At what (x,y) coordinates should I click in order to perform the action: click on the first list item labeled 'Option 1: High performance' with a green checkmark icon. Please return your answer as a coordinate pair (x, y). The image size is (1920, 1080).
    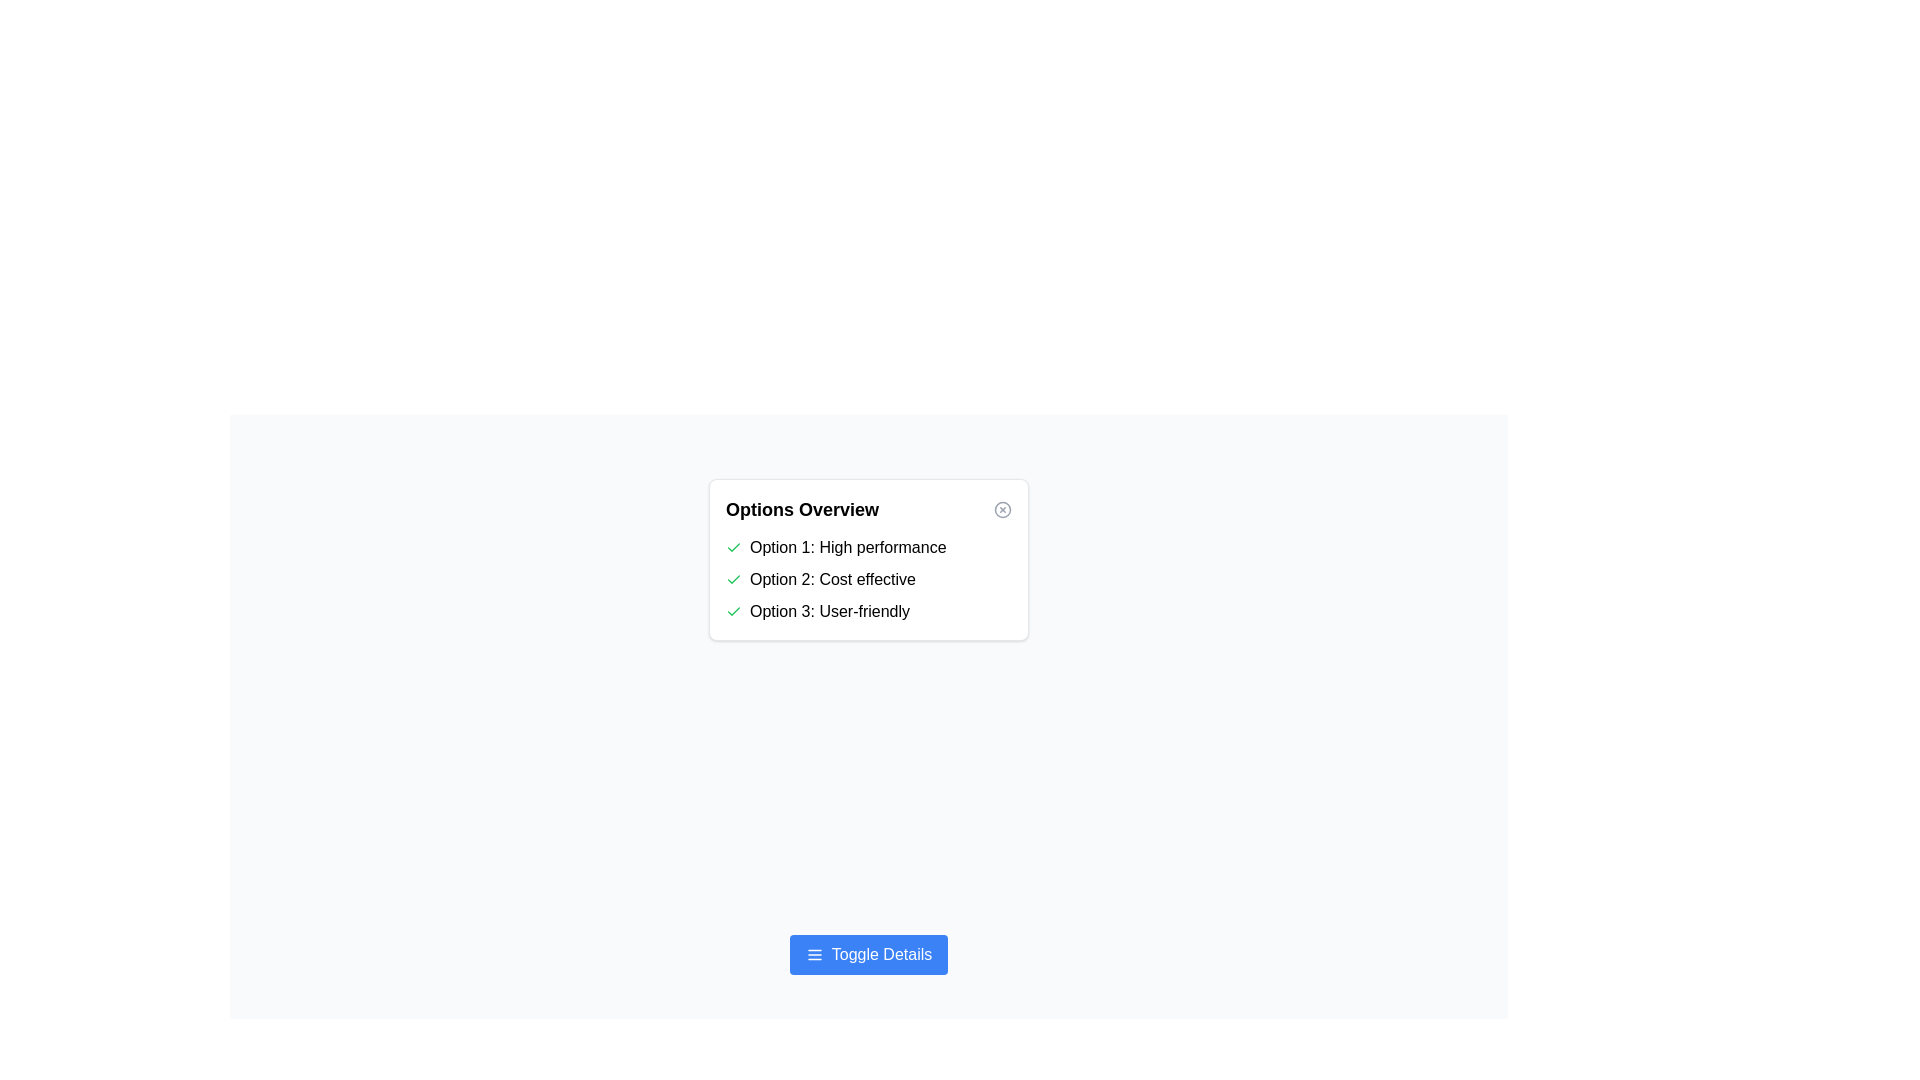
    Looking at the image, I should click on (868, 547).